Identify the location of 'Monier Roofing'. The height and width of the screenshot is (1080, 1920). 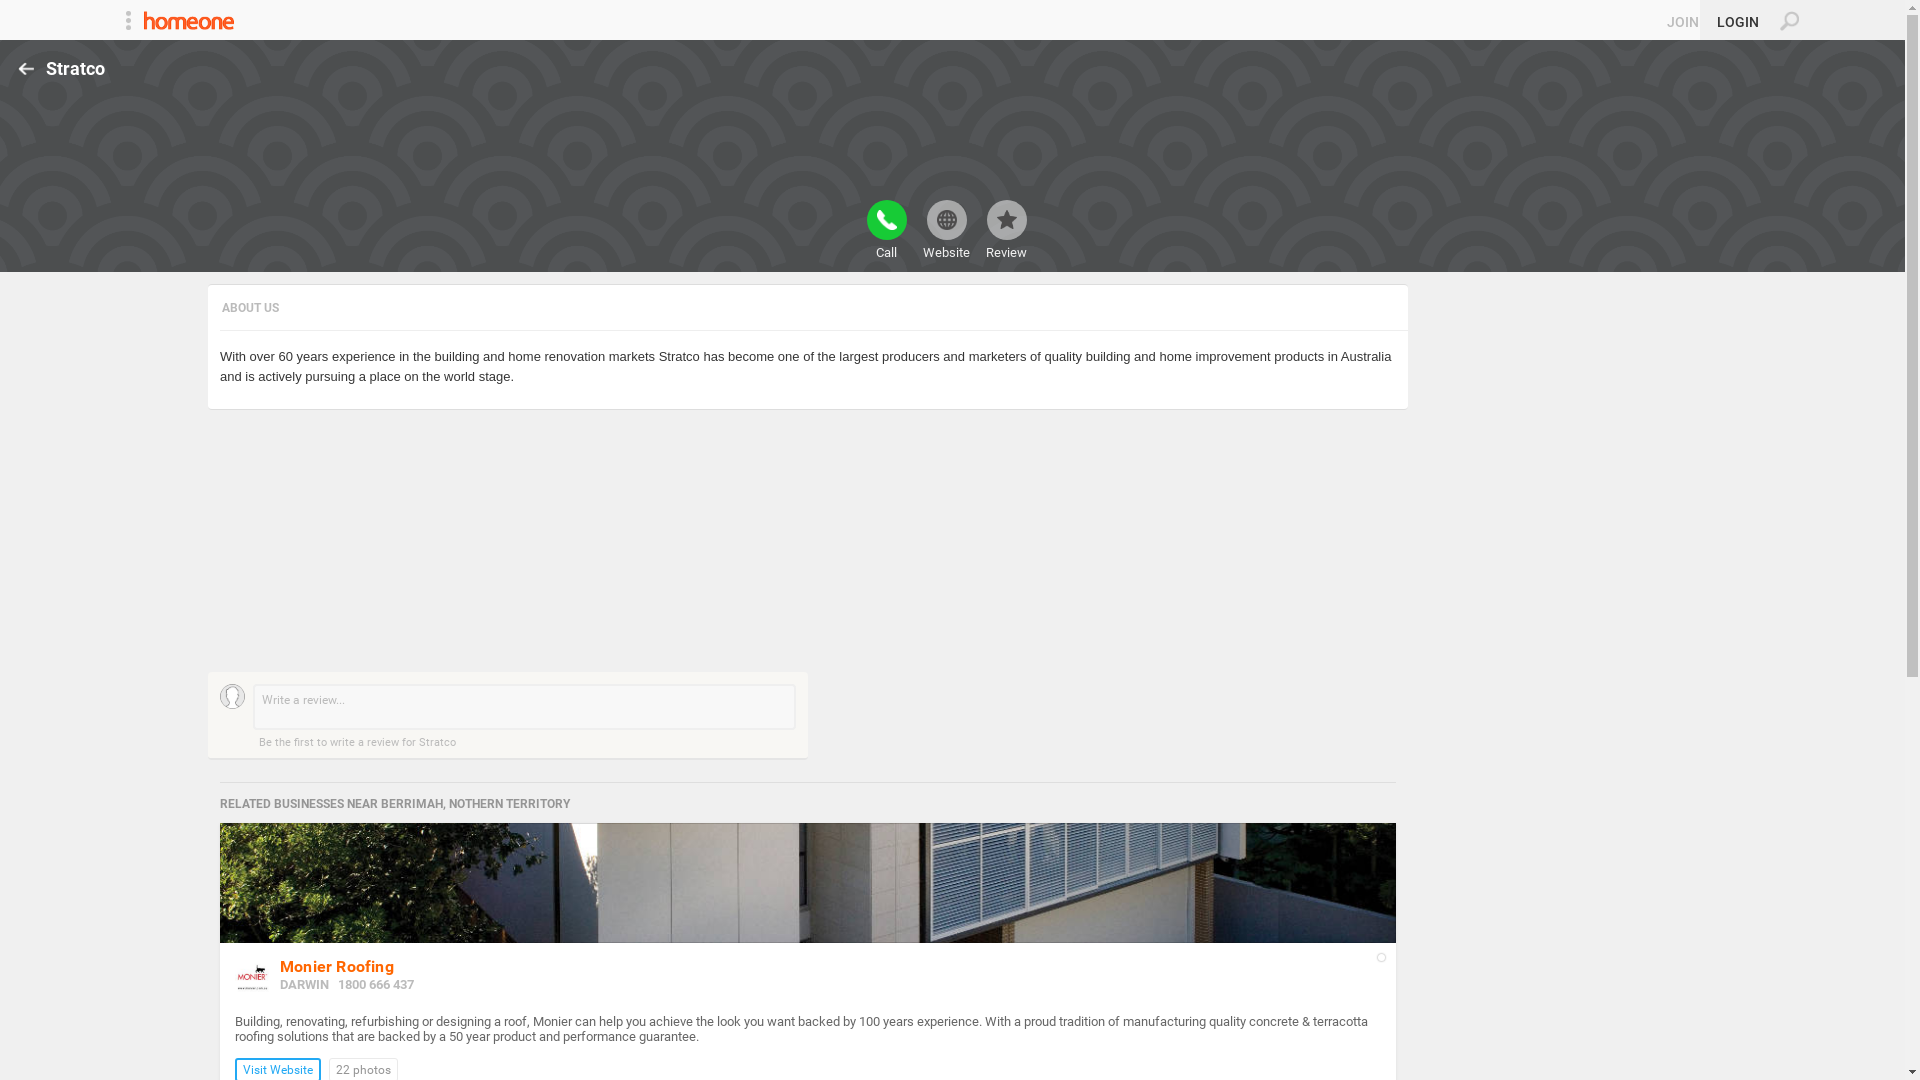
(336, 965).